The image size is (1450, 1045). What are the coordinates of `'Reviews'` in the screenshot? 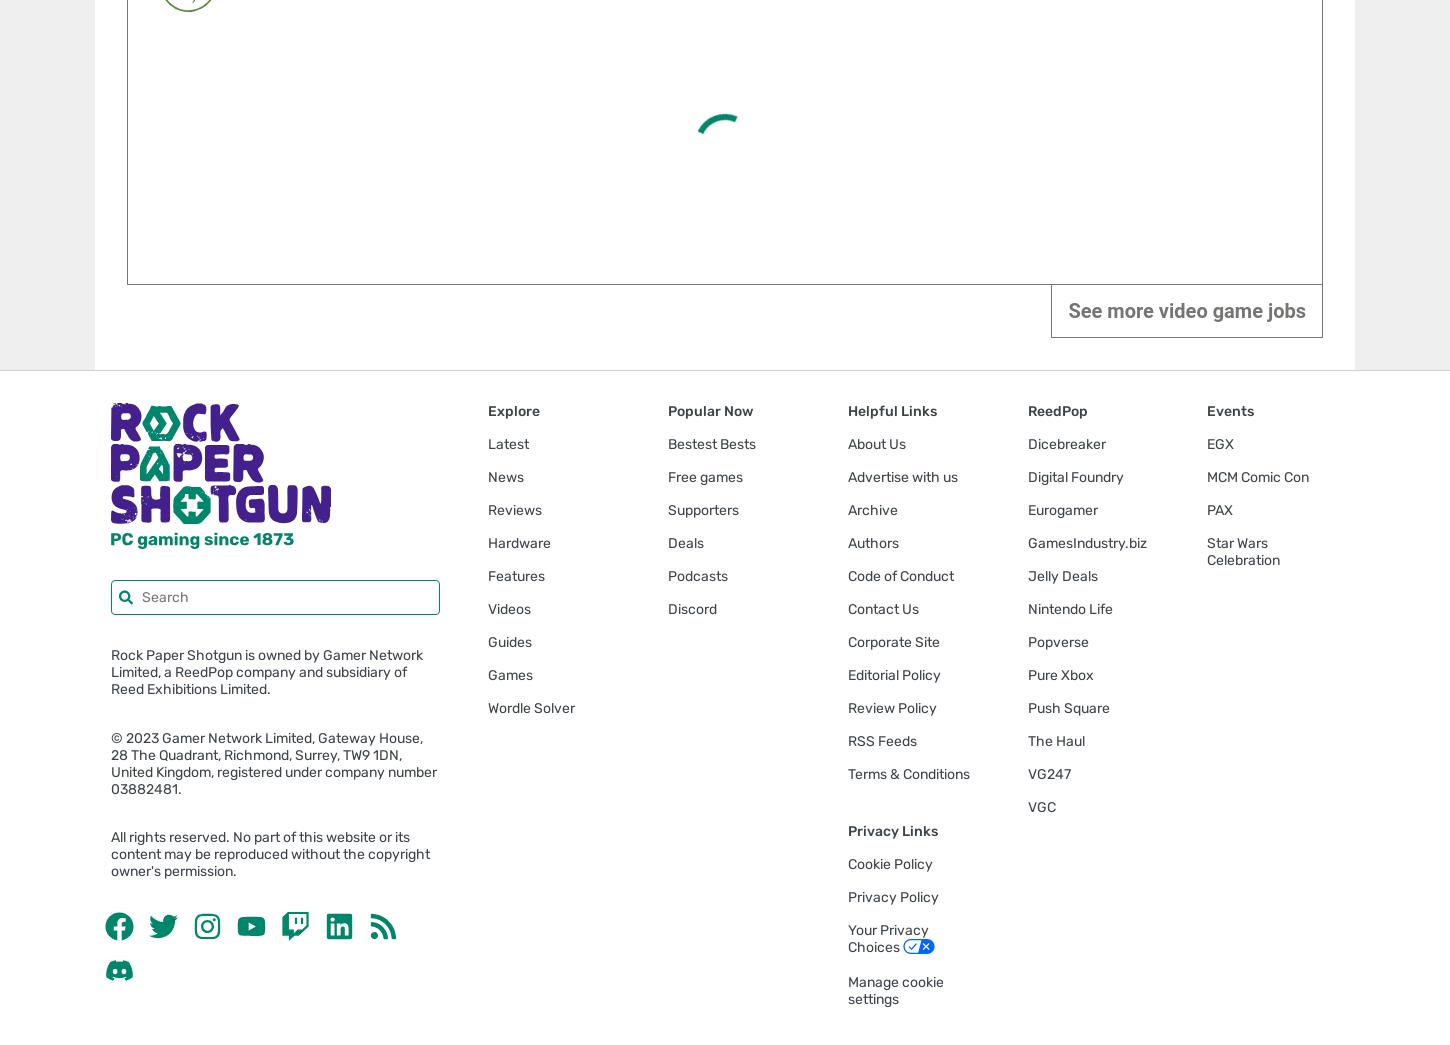 It's located at (515, 508).